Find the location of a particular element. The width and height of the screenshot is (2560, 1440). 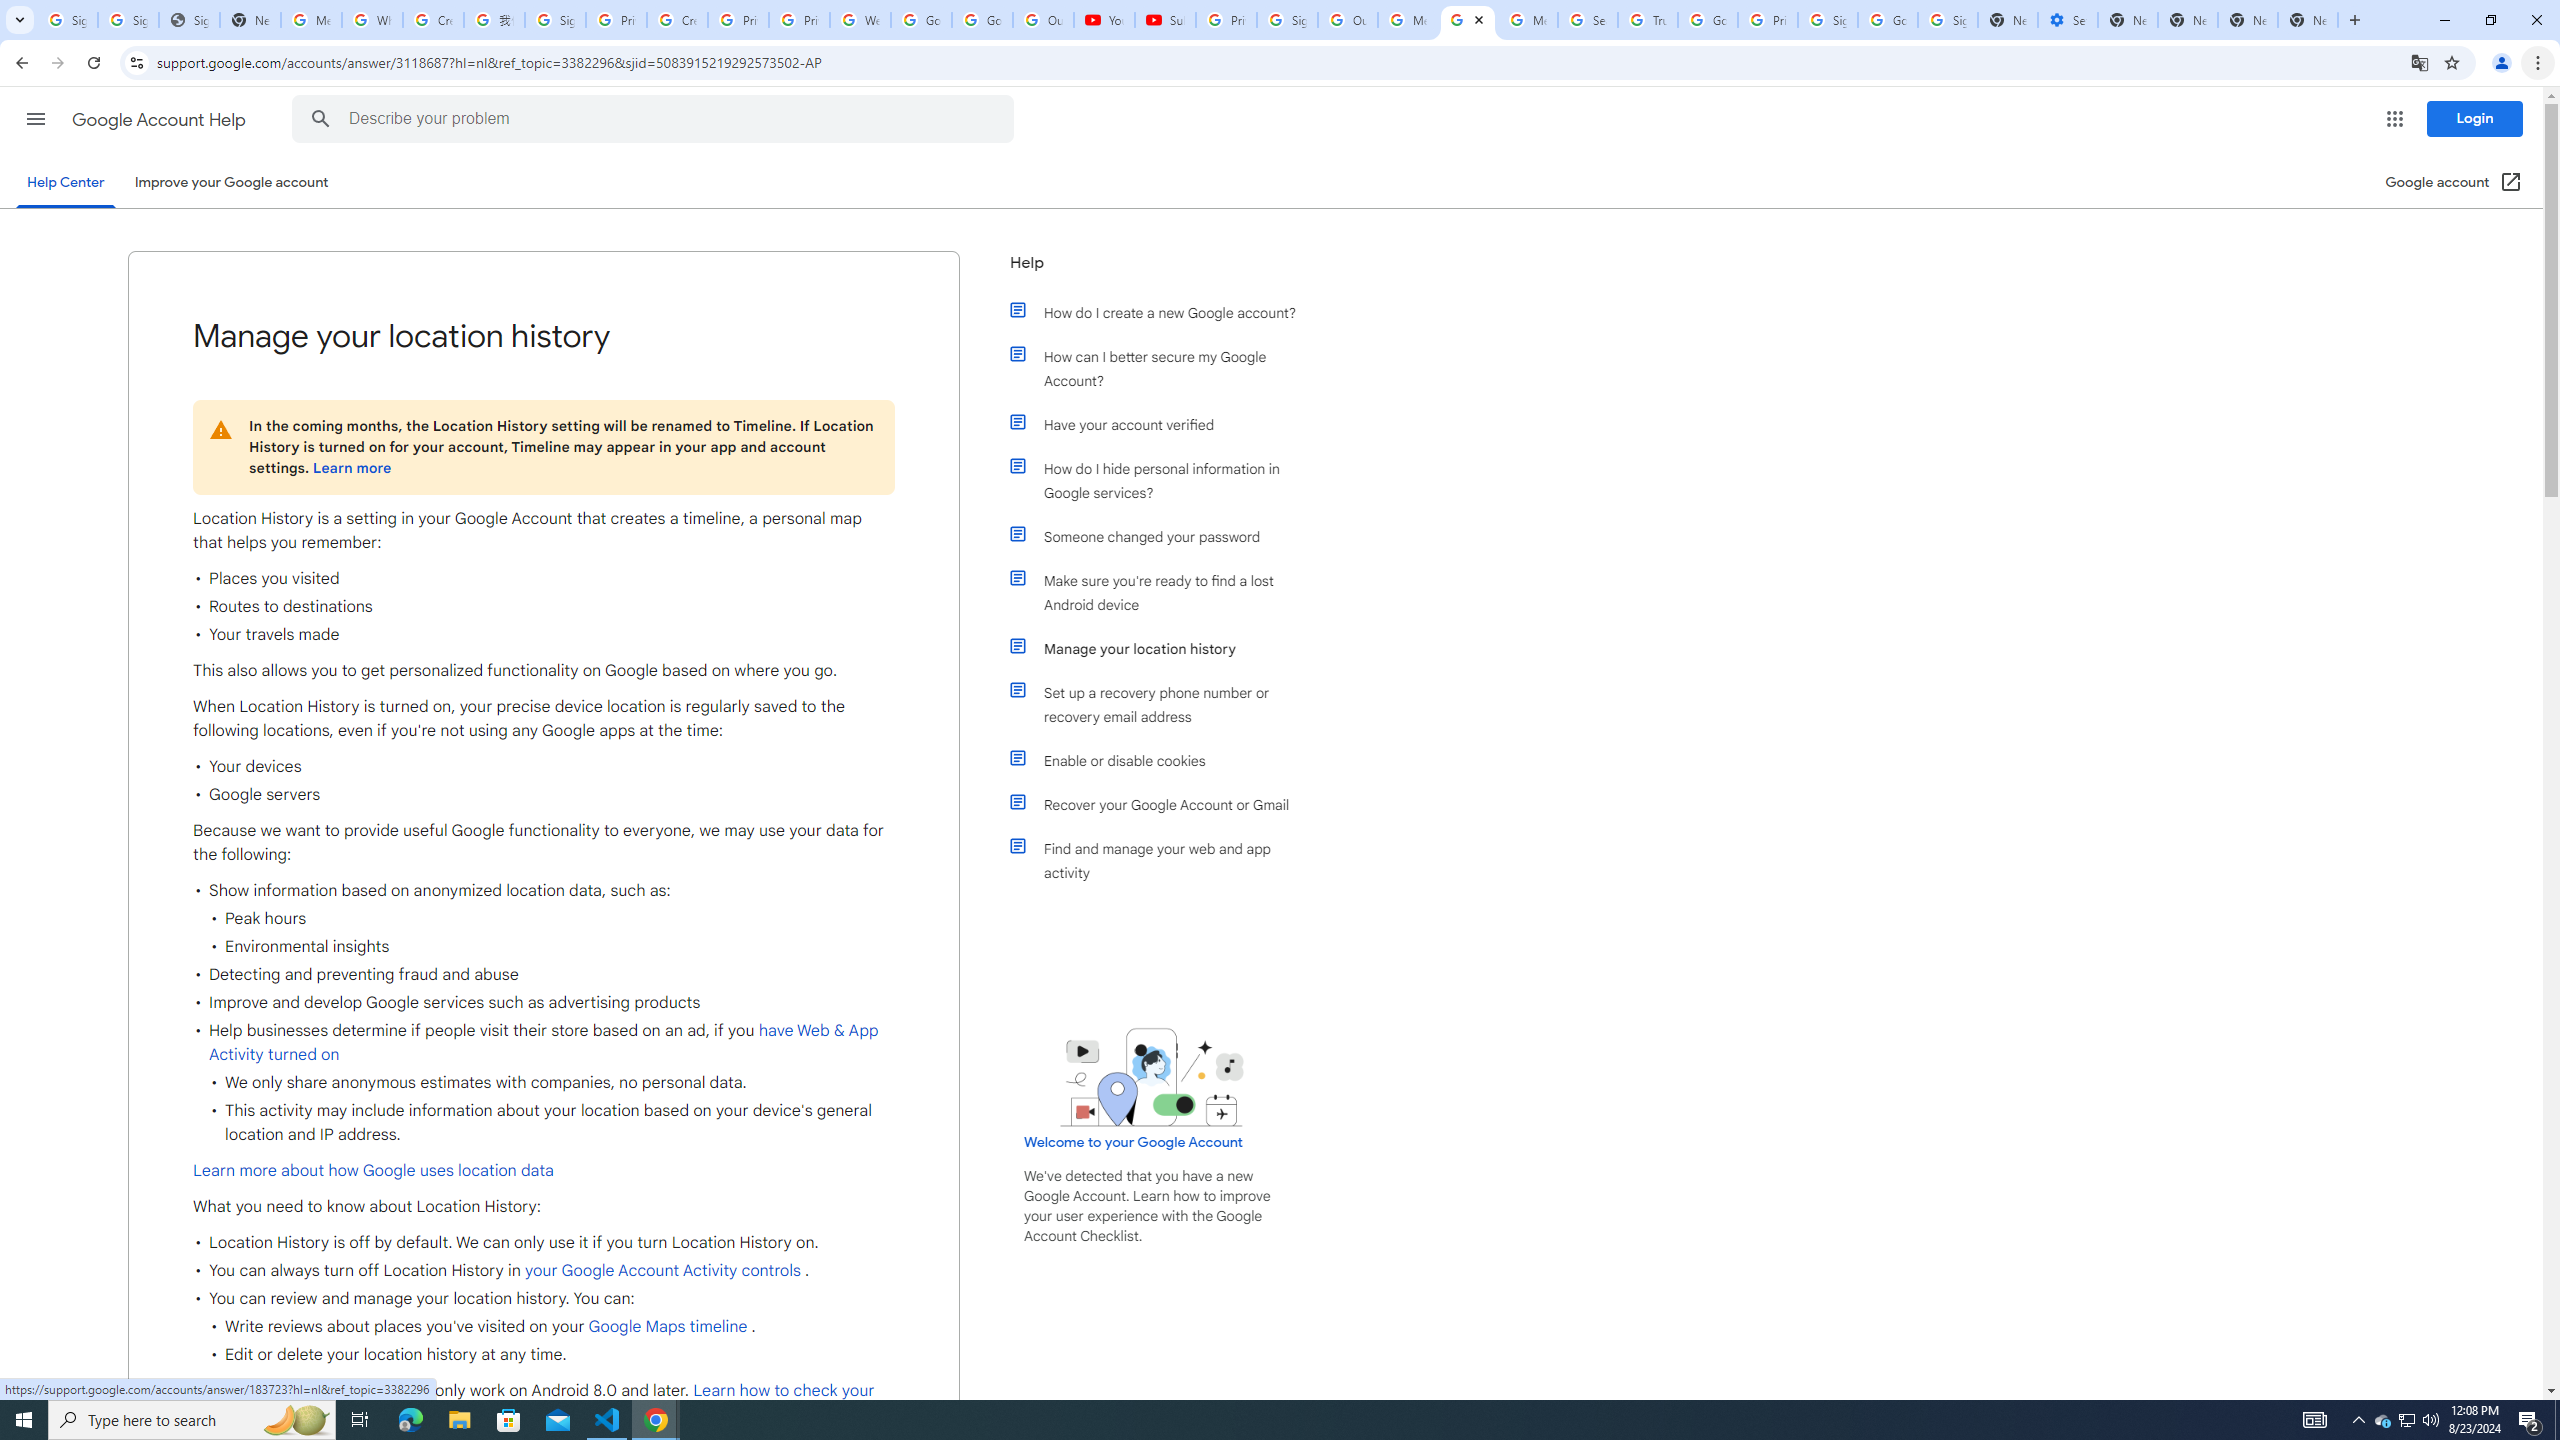

'Have your account verified' is located at coordinates (1162, 424).